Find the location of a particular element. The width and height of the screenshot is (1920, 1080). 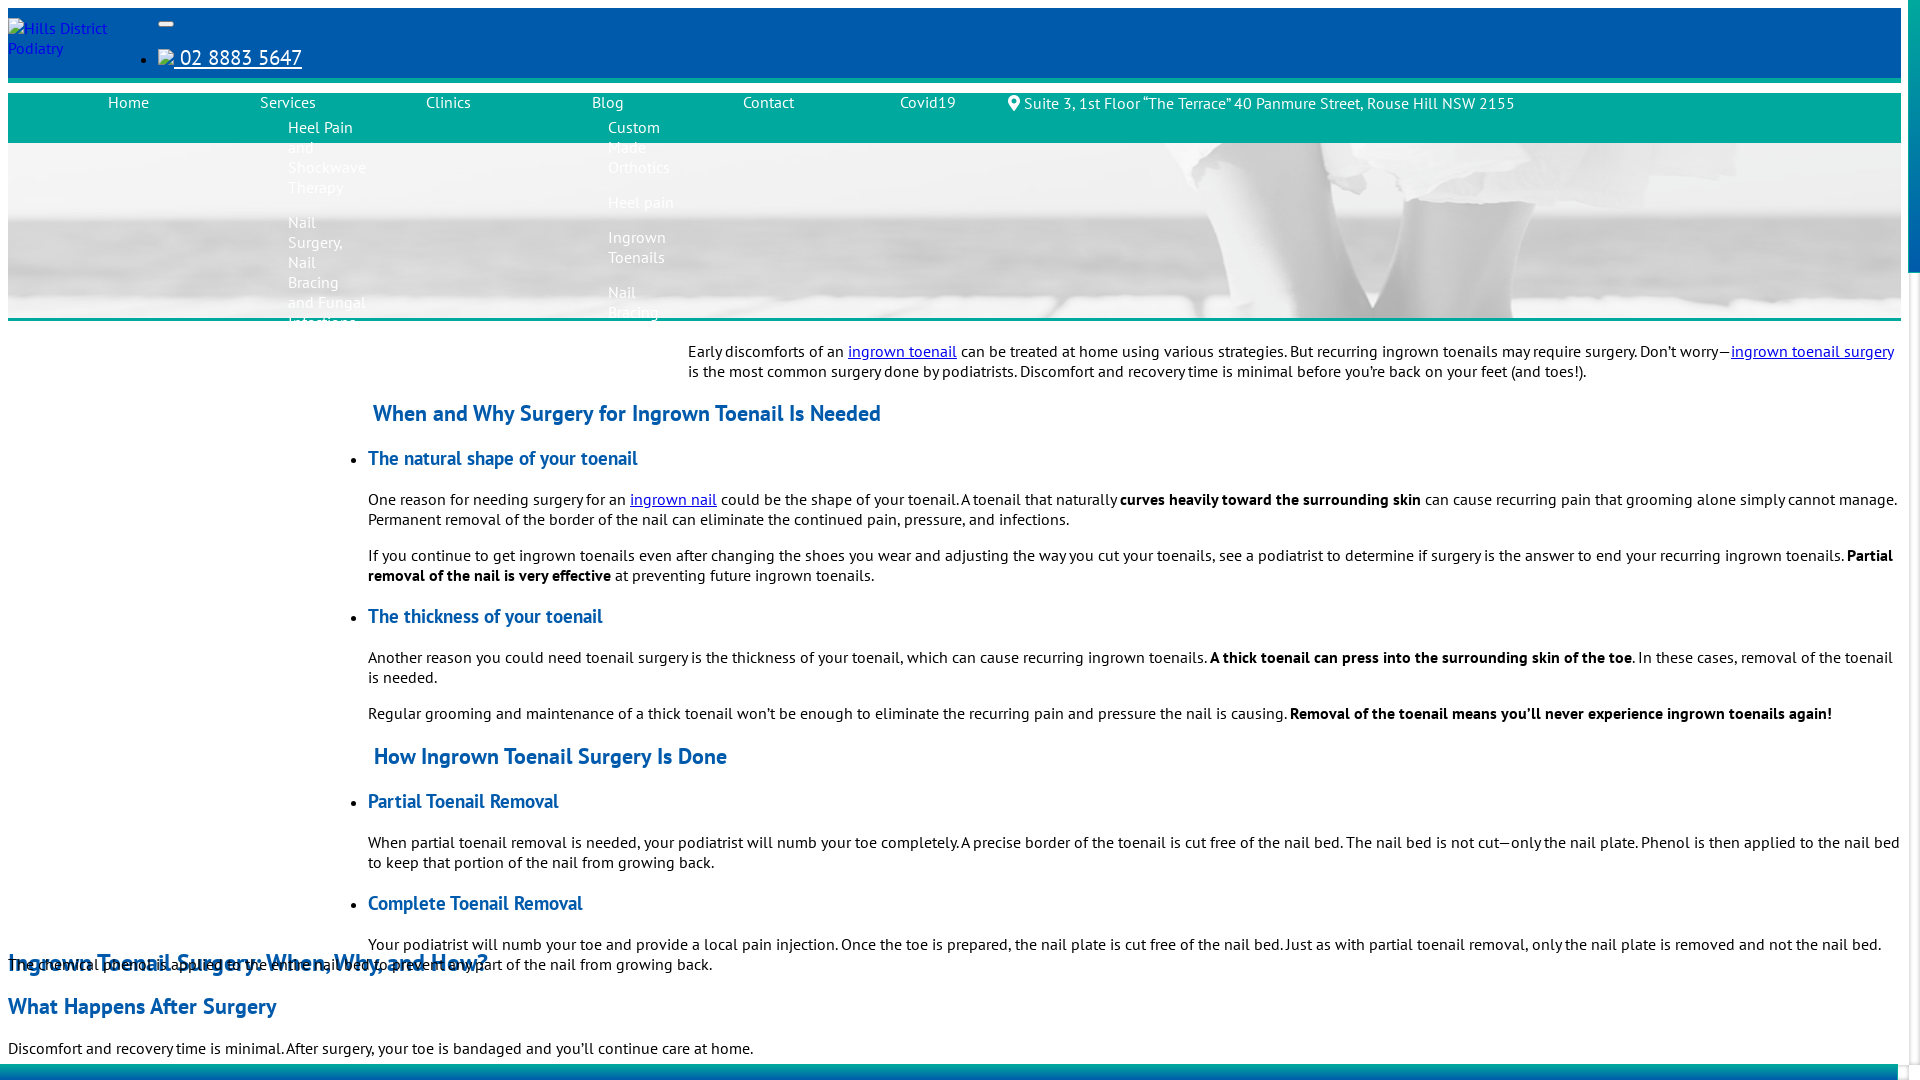

'Nail Bracing' is located at coordinates (632, 301).